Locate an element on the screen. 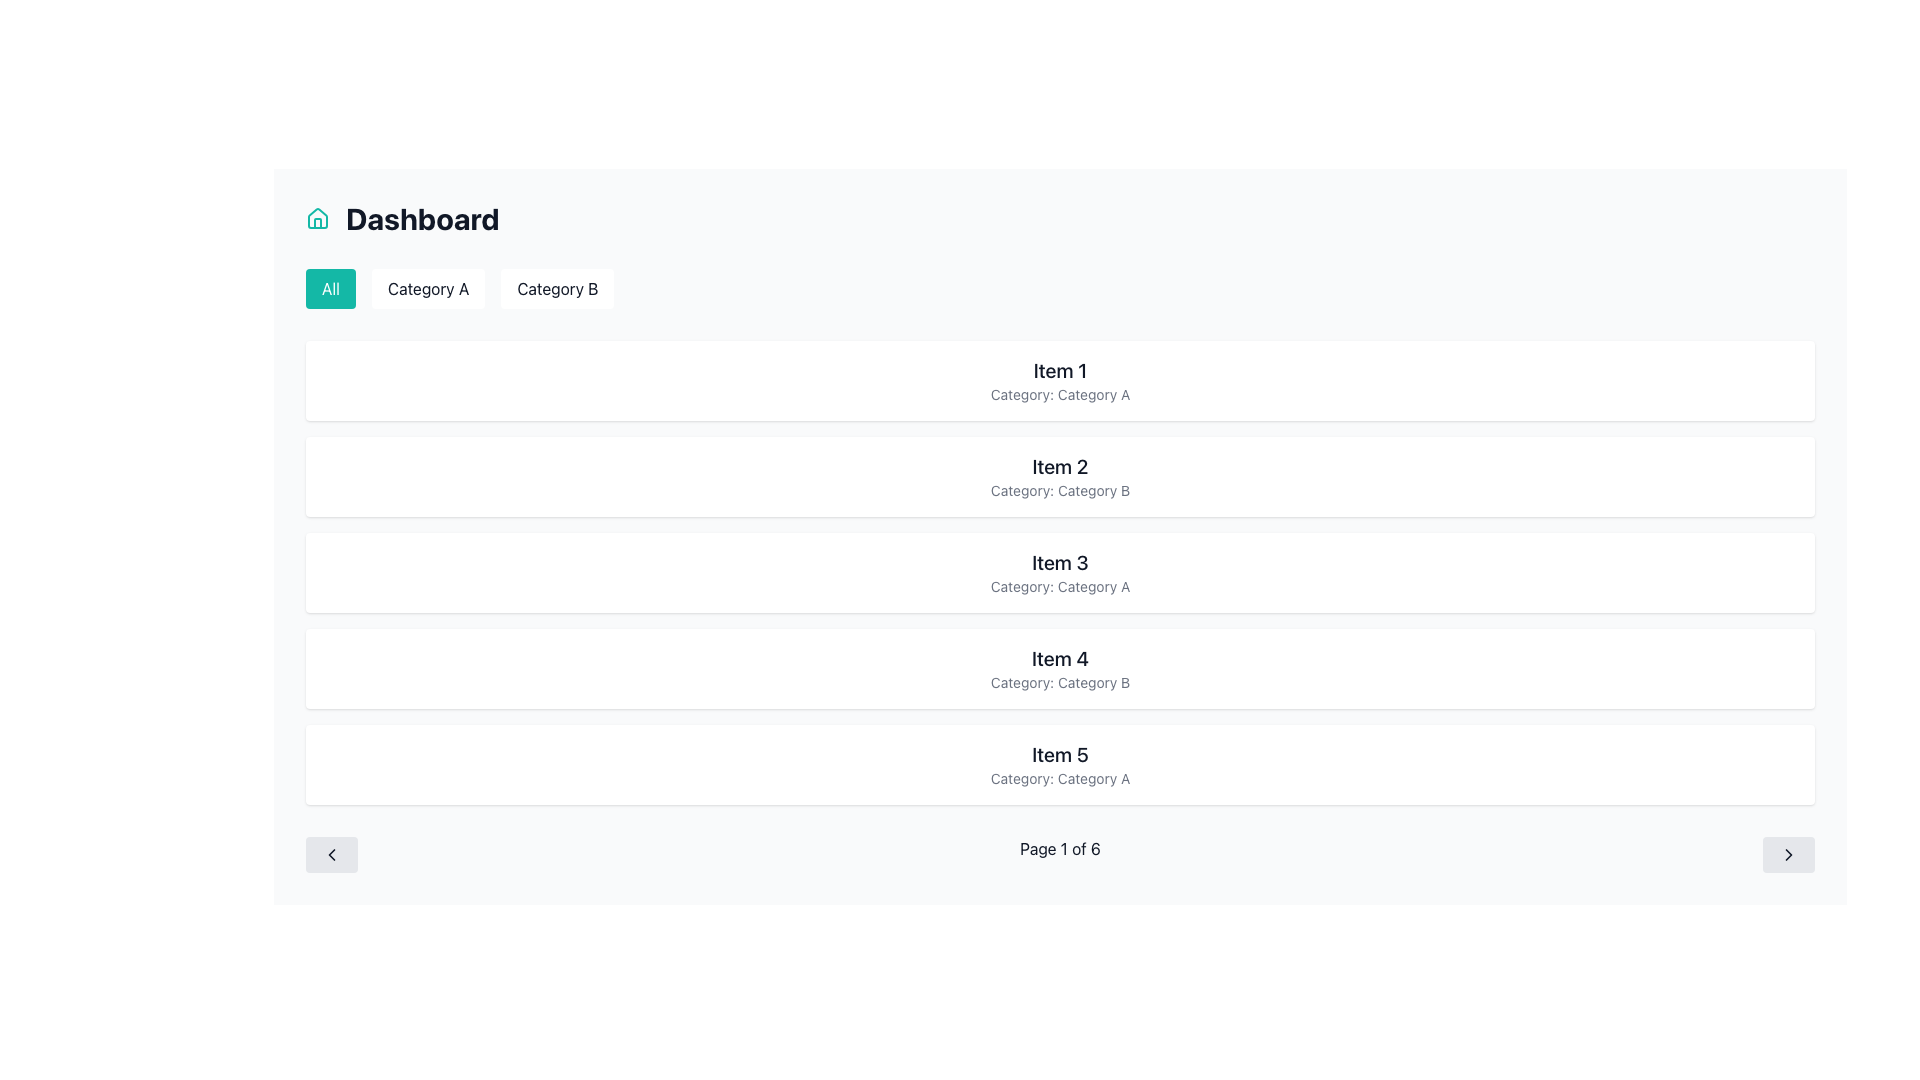  the navigation control button located at the bottom-left of the interface, which is used is located at coordinates (331, 855).